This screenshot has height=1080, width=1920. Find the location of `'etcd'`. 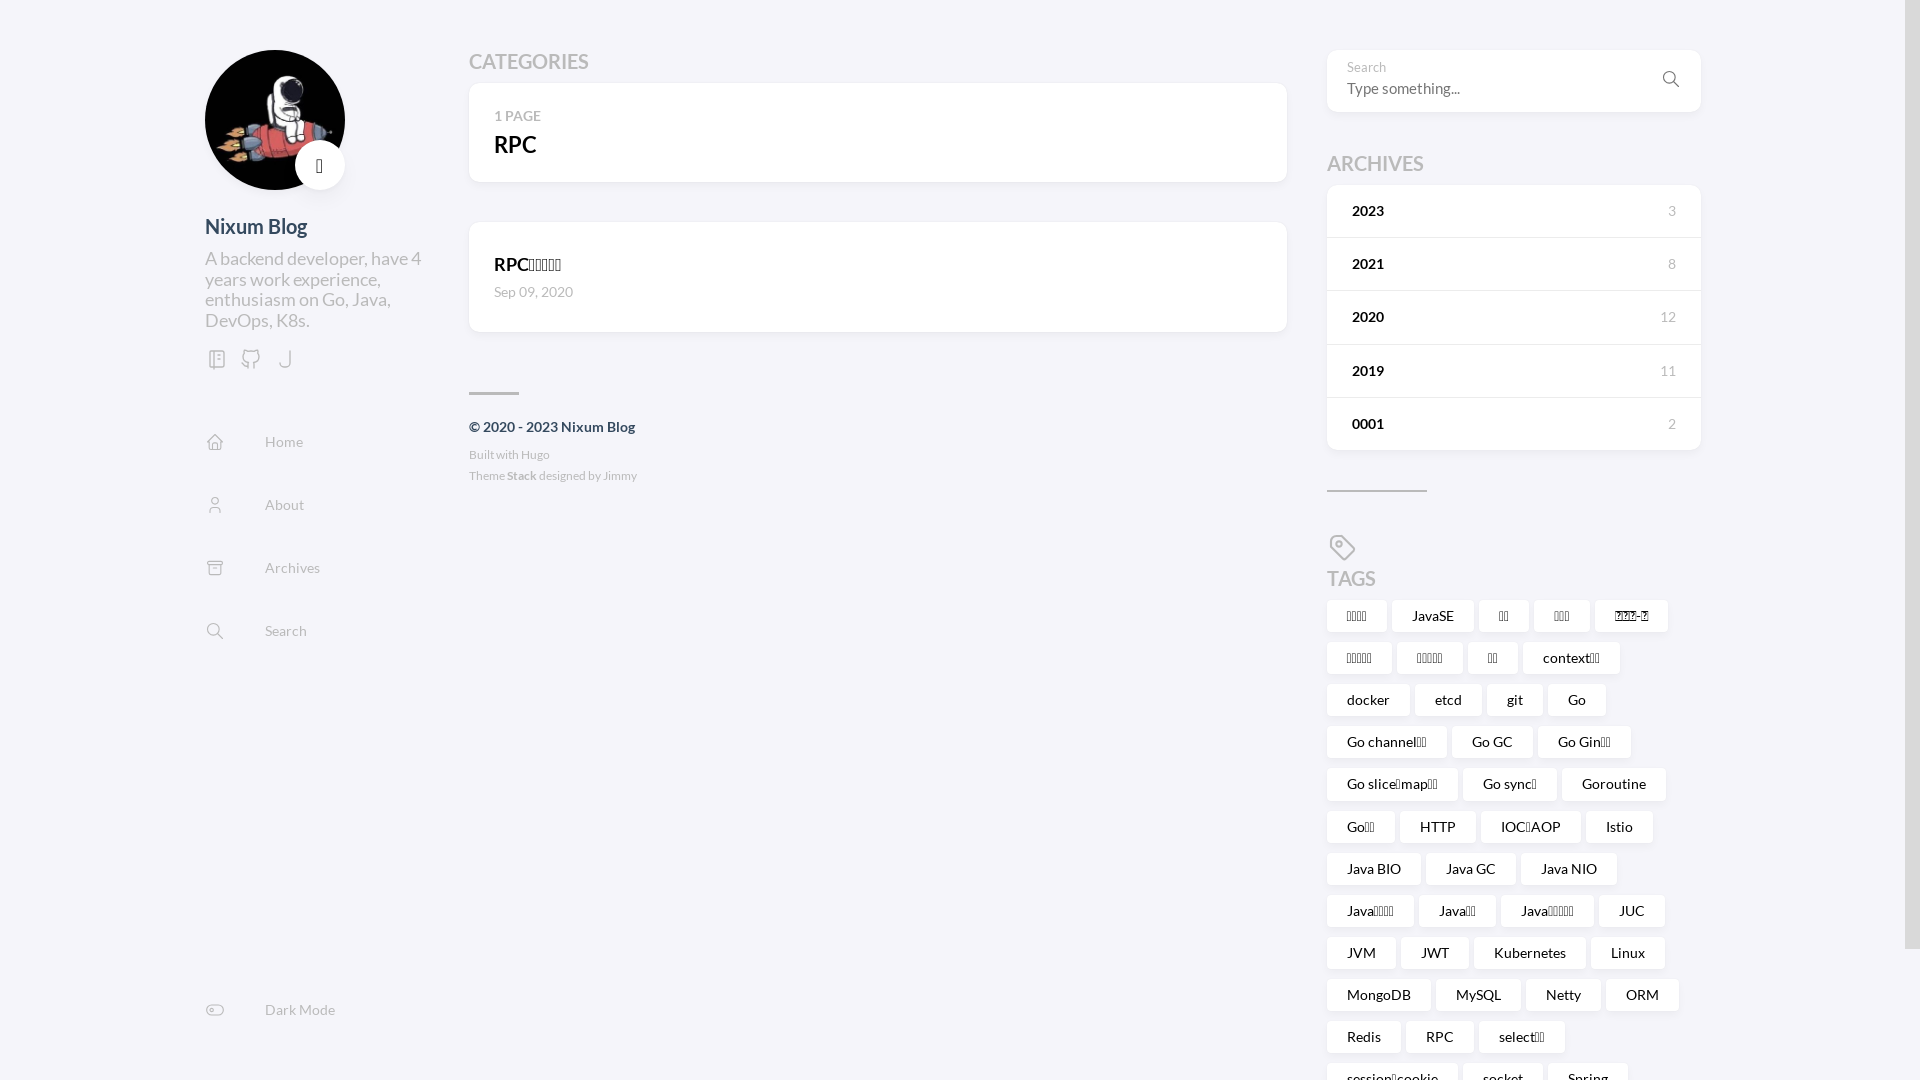

'etcd' is located at coordinates (1447, 698).